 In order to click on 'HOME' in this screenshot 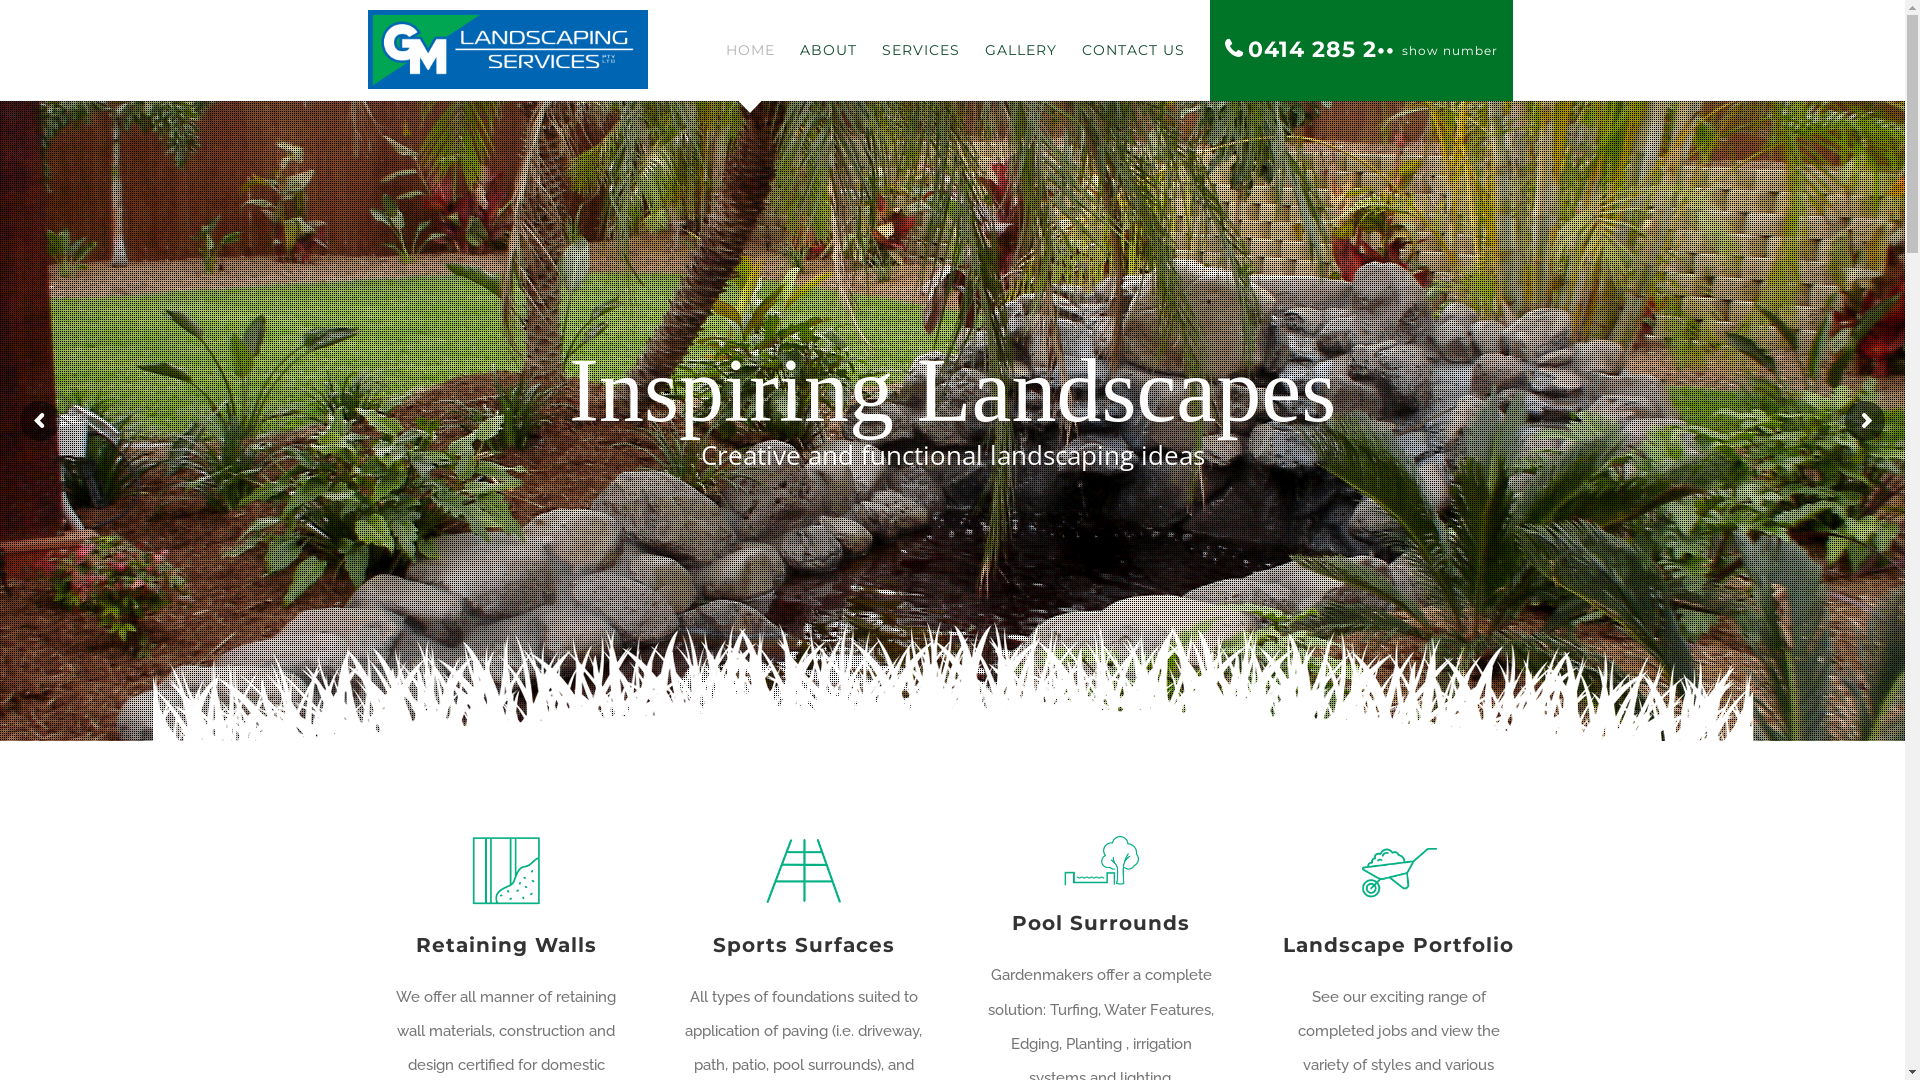, I will do `click(749, 49)`.